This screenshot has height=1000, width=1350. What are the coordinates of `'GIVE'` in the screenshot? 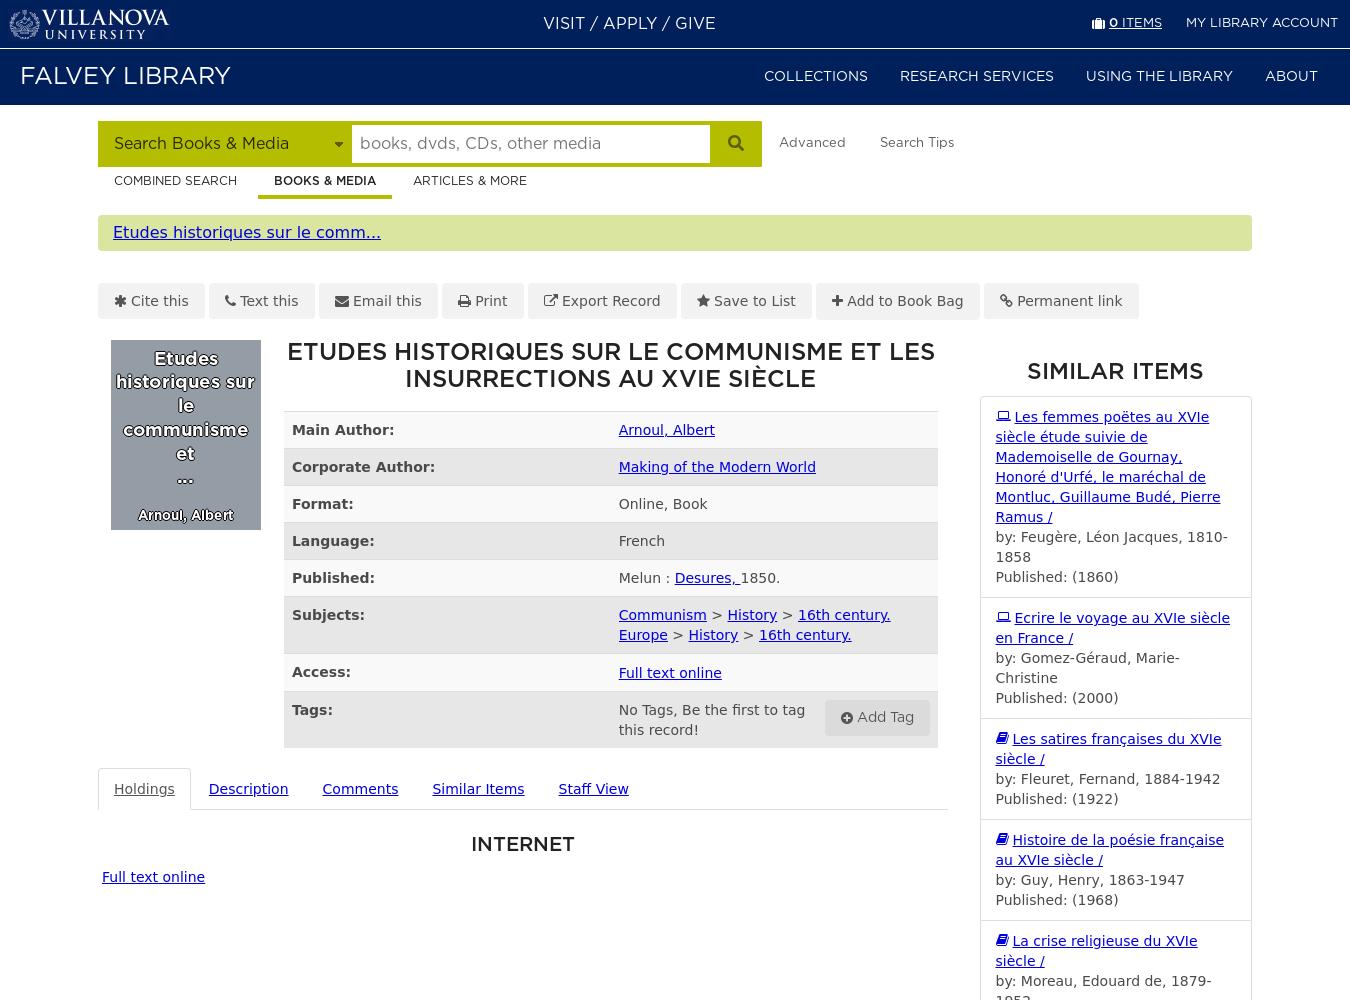 It's located at (694, 24).